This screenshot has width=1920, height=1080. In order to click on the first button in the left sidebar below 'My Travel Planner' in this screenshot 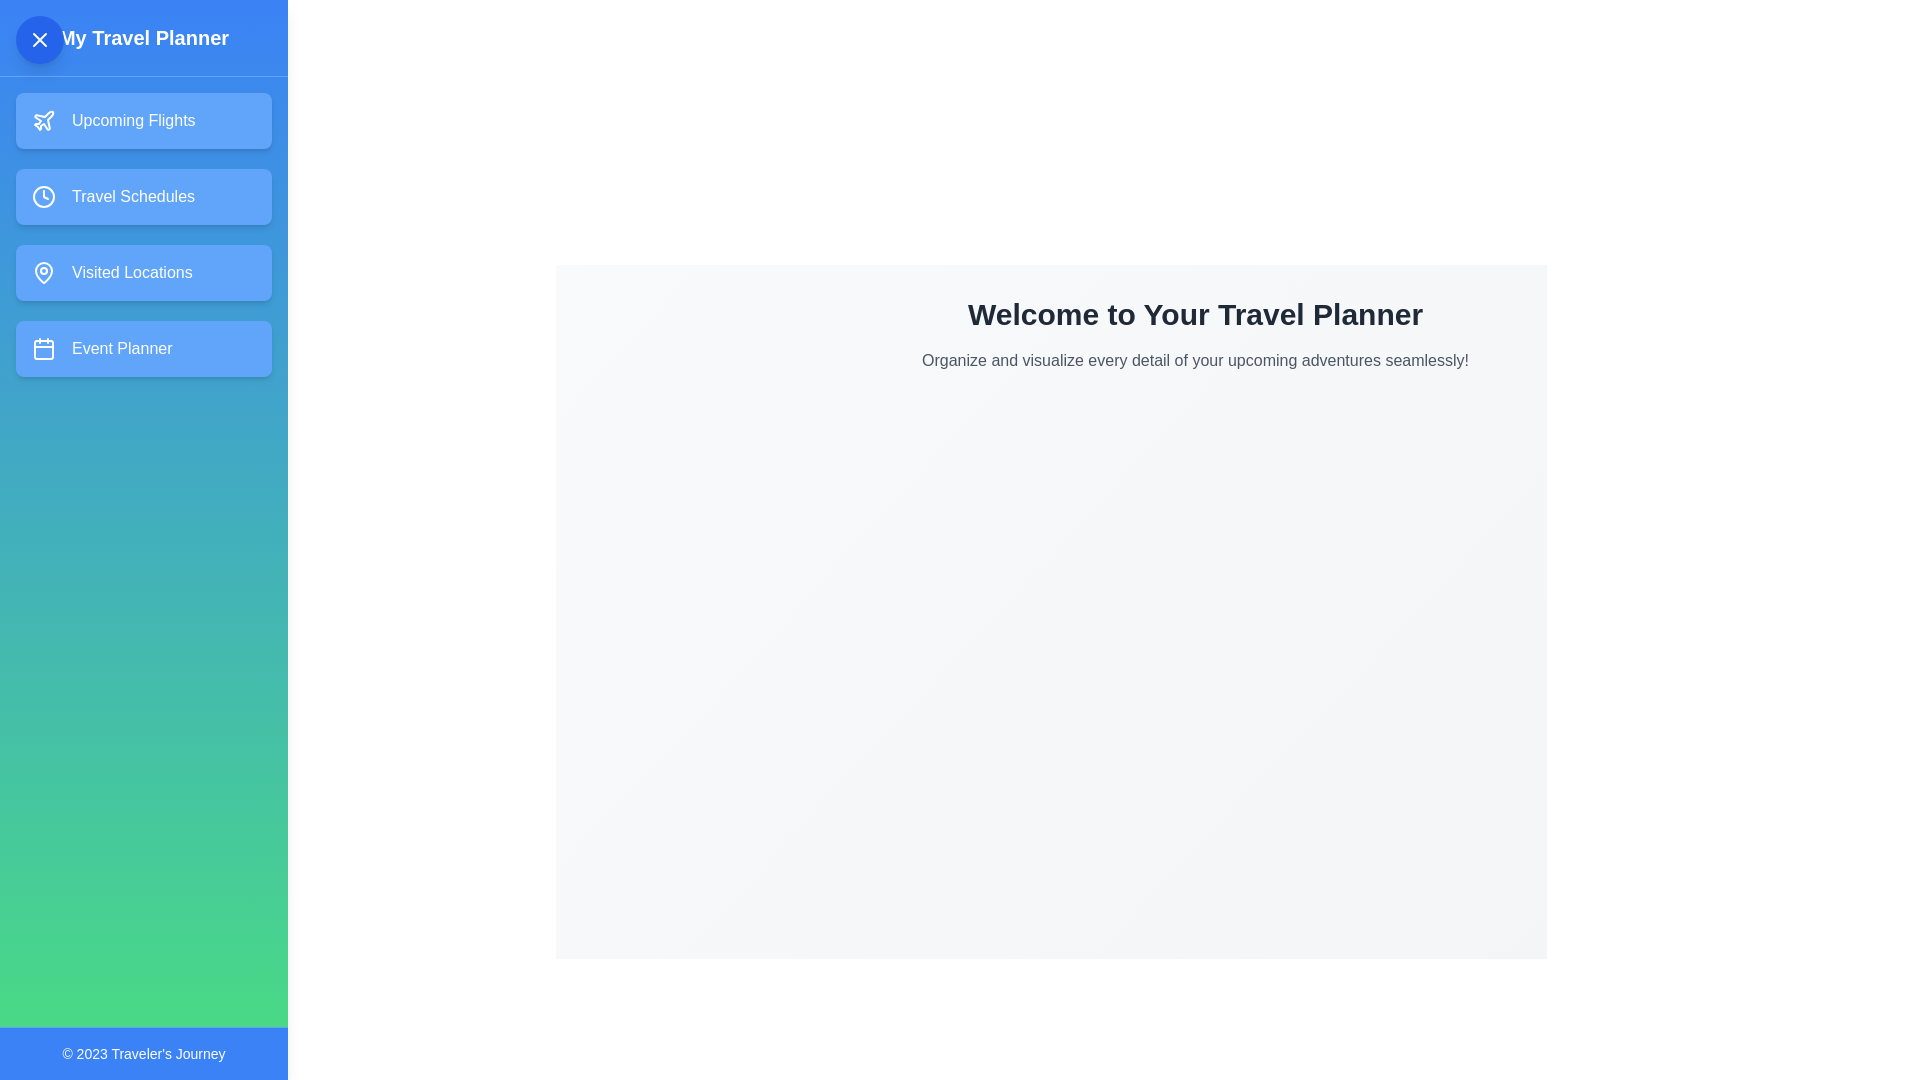, I will do `click(143, 120)`.